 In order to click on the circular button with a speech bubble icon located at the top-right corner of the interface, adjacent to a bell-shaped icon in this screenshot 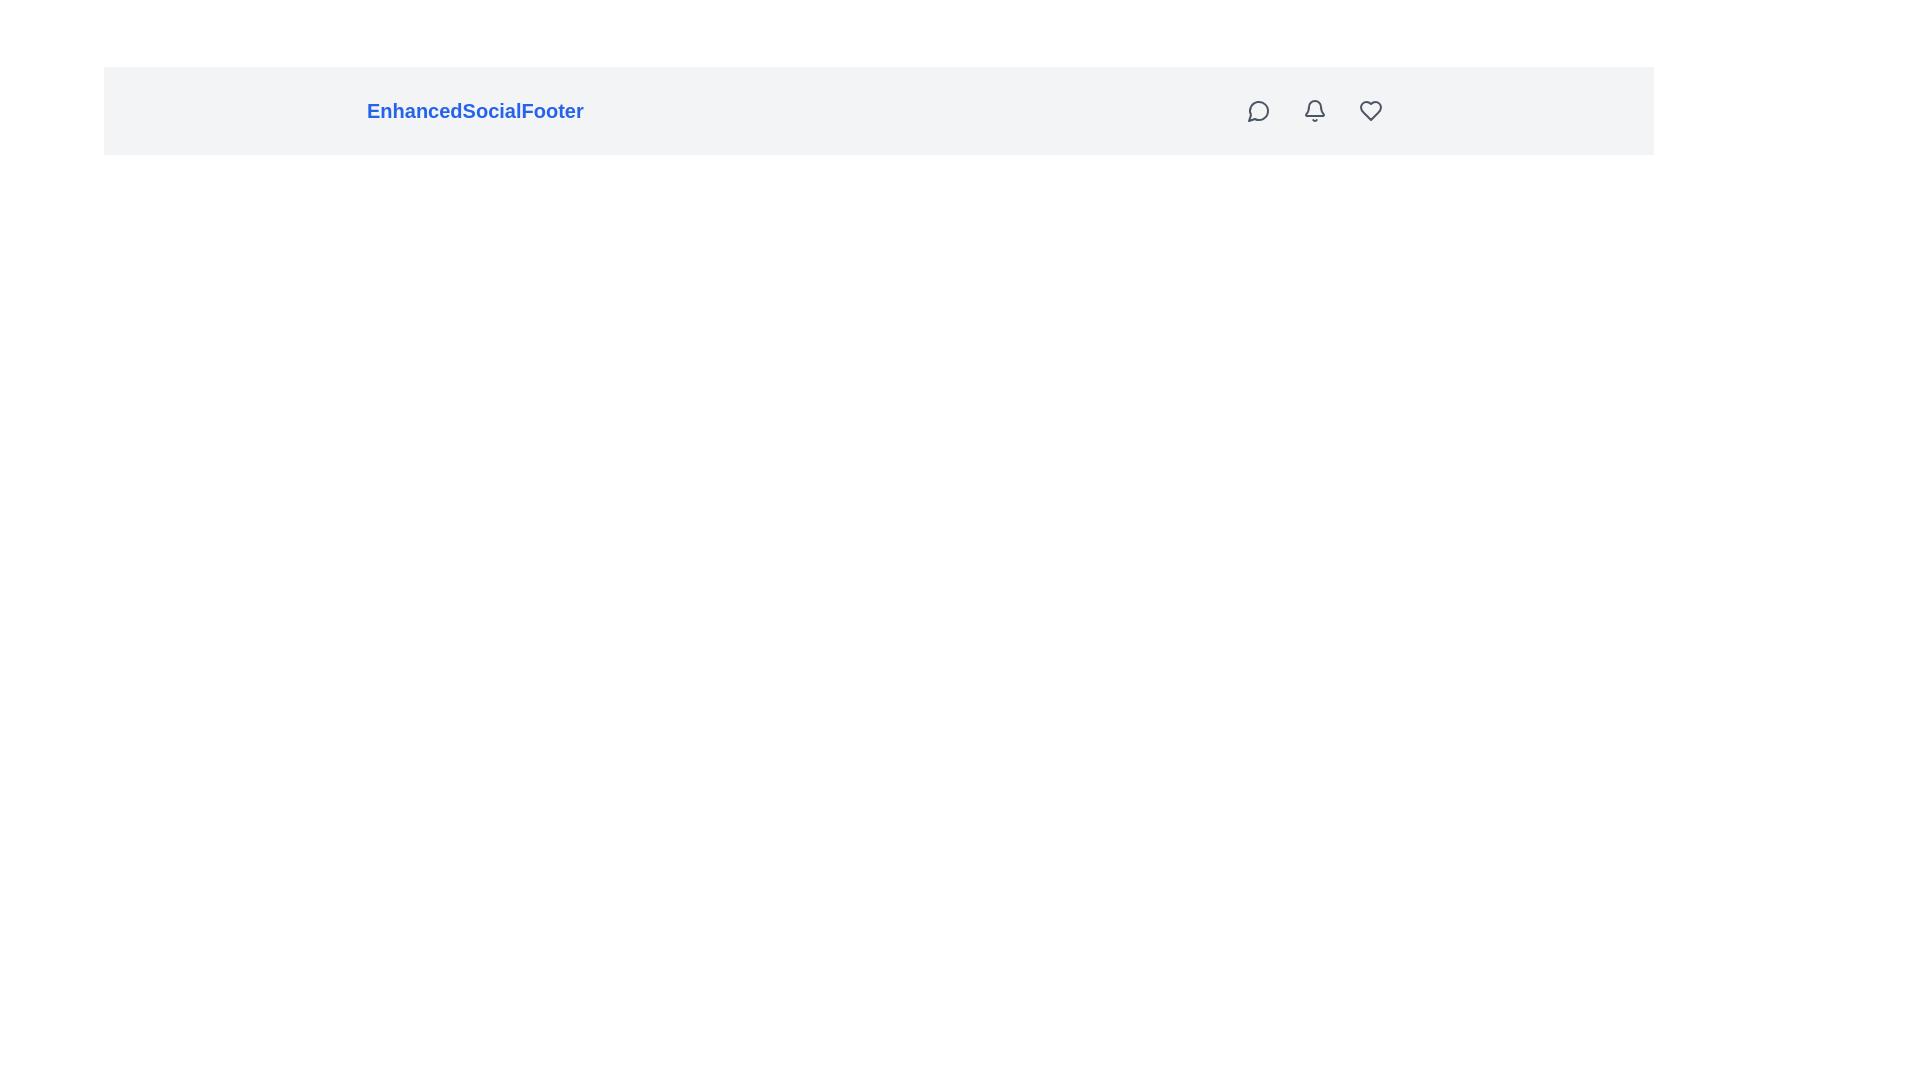, I will do `click(1257, 111)`.